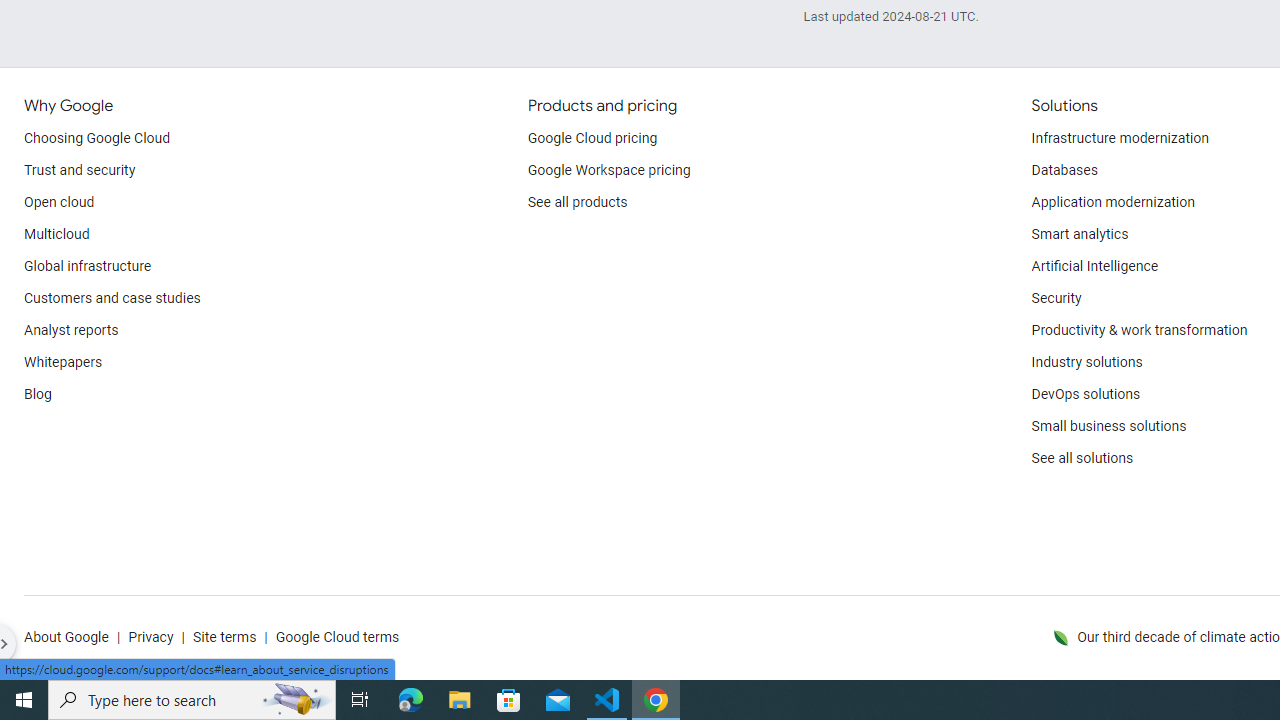  Describe the element at coordinates (1139, 330) in the screenshot. I see `'Productivity & work transformation'` at that location.